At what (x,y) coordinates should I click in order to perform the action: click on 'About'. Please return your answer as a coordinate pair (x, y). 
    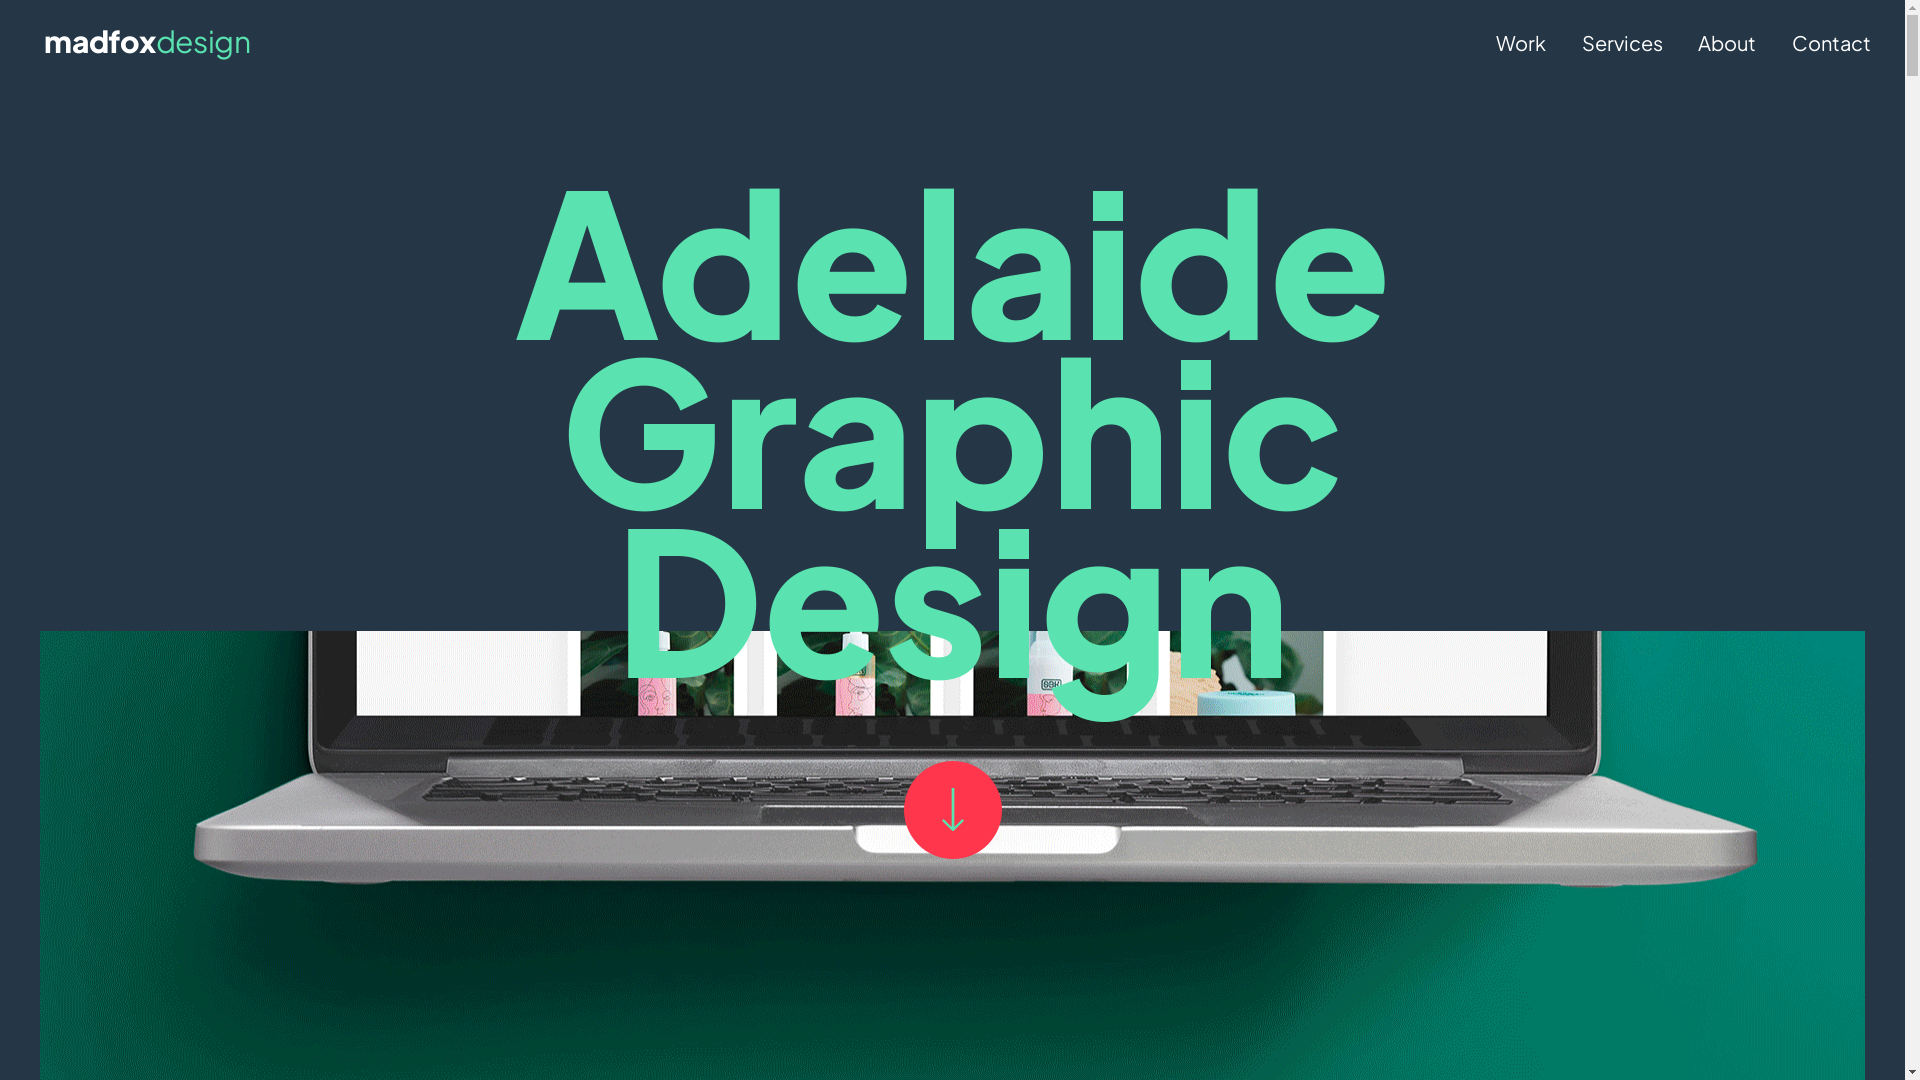
    Looking at the image, I should click on (1726, 42).